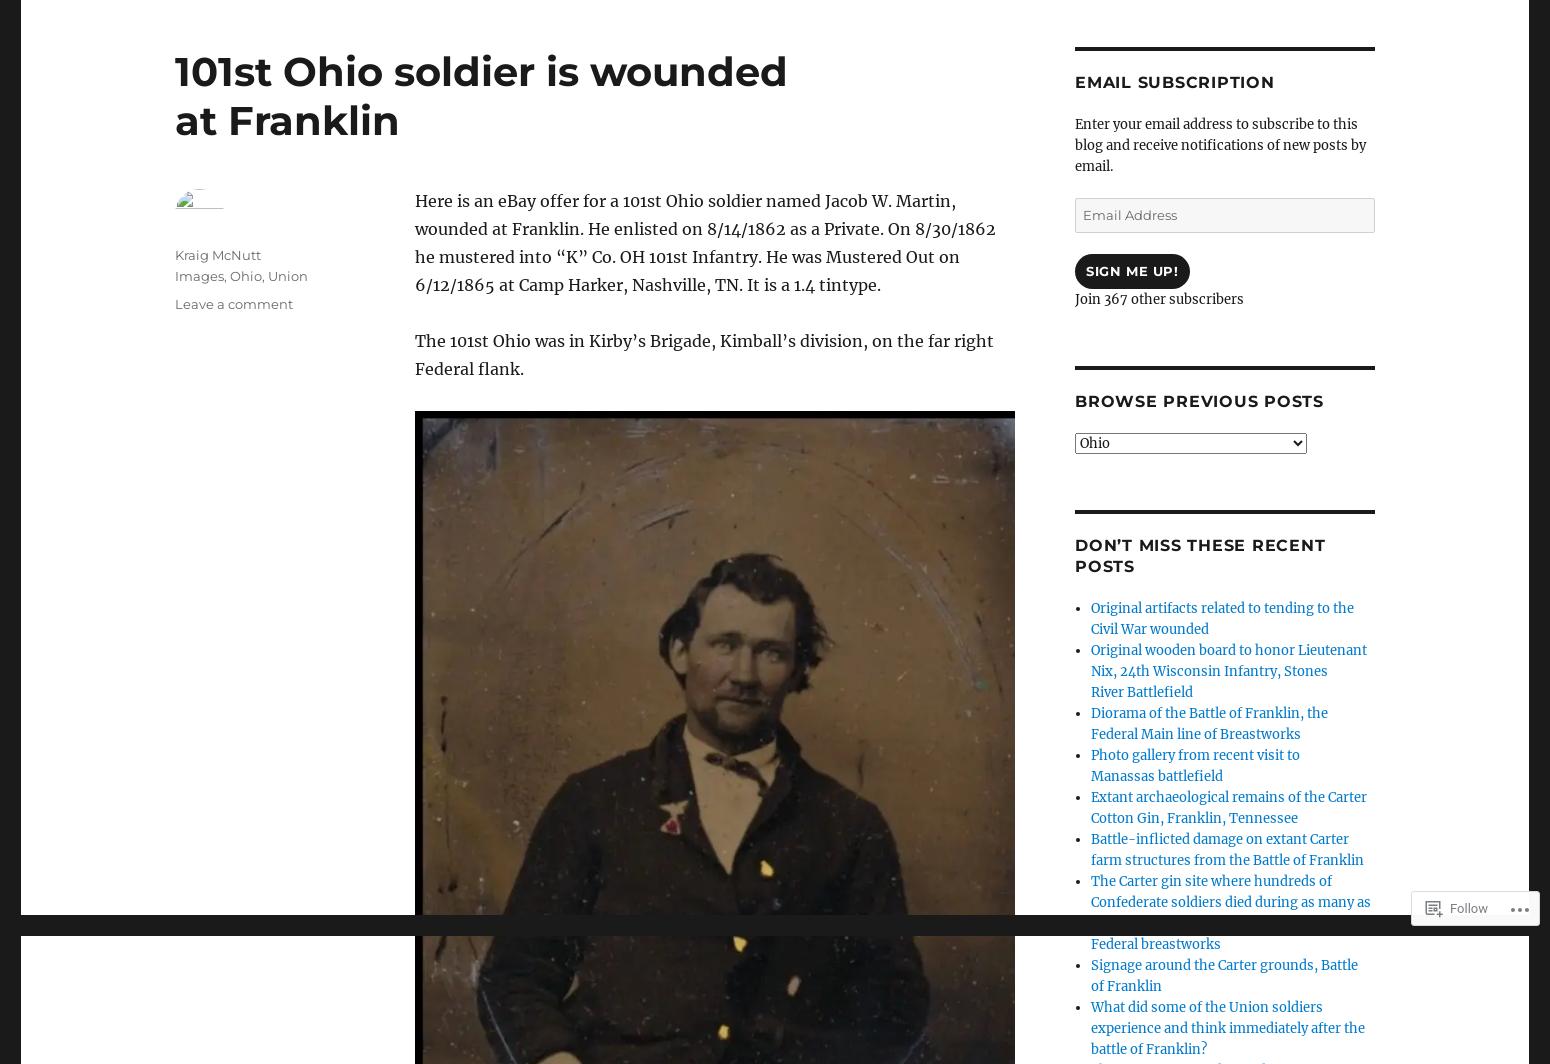 This screenshot has width=1550, height=1064. What do you see at coordinates (267, 276) in the screenshot?
I see `'Union'` at bounding box center [267, 276].